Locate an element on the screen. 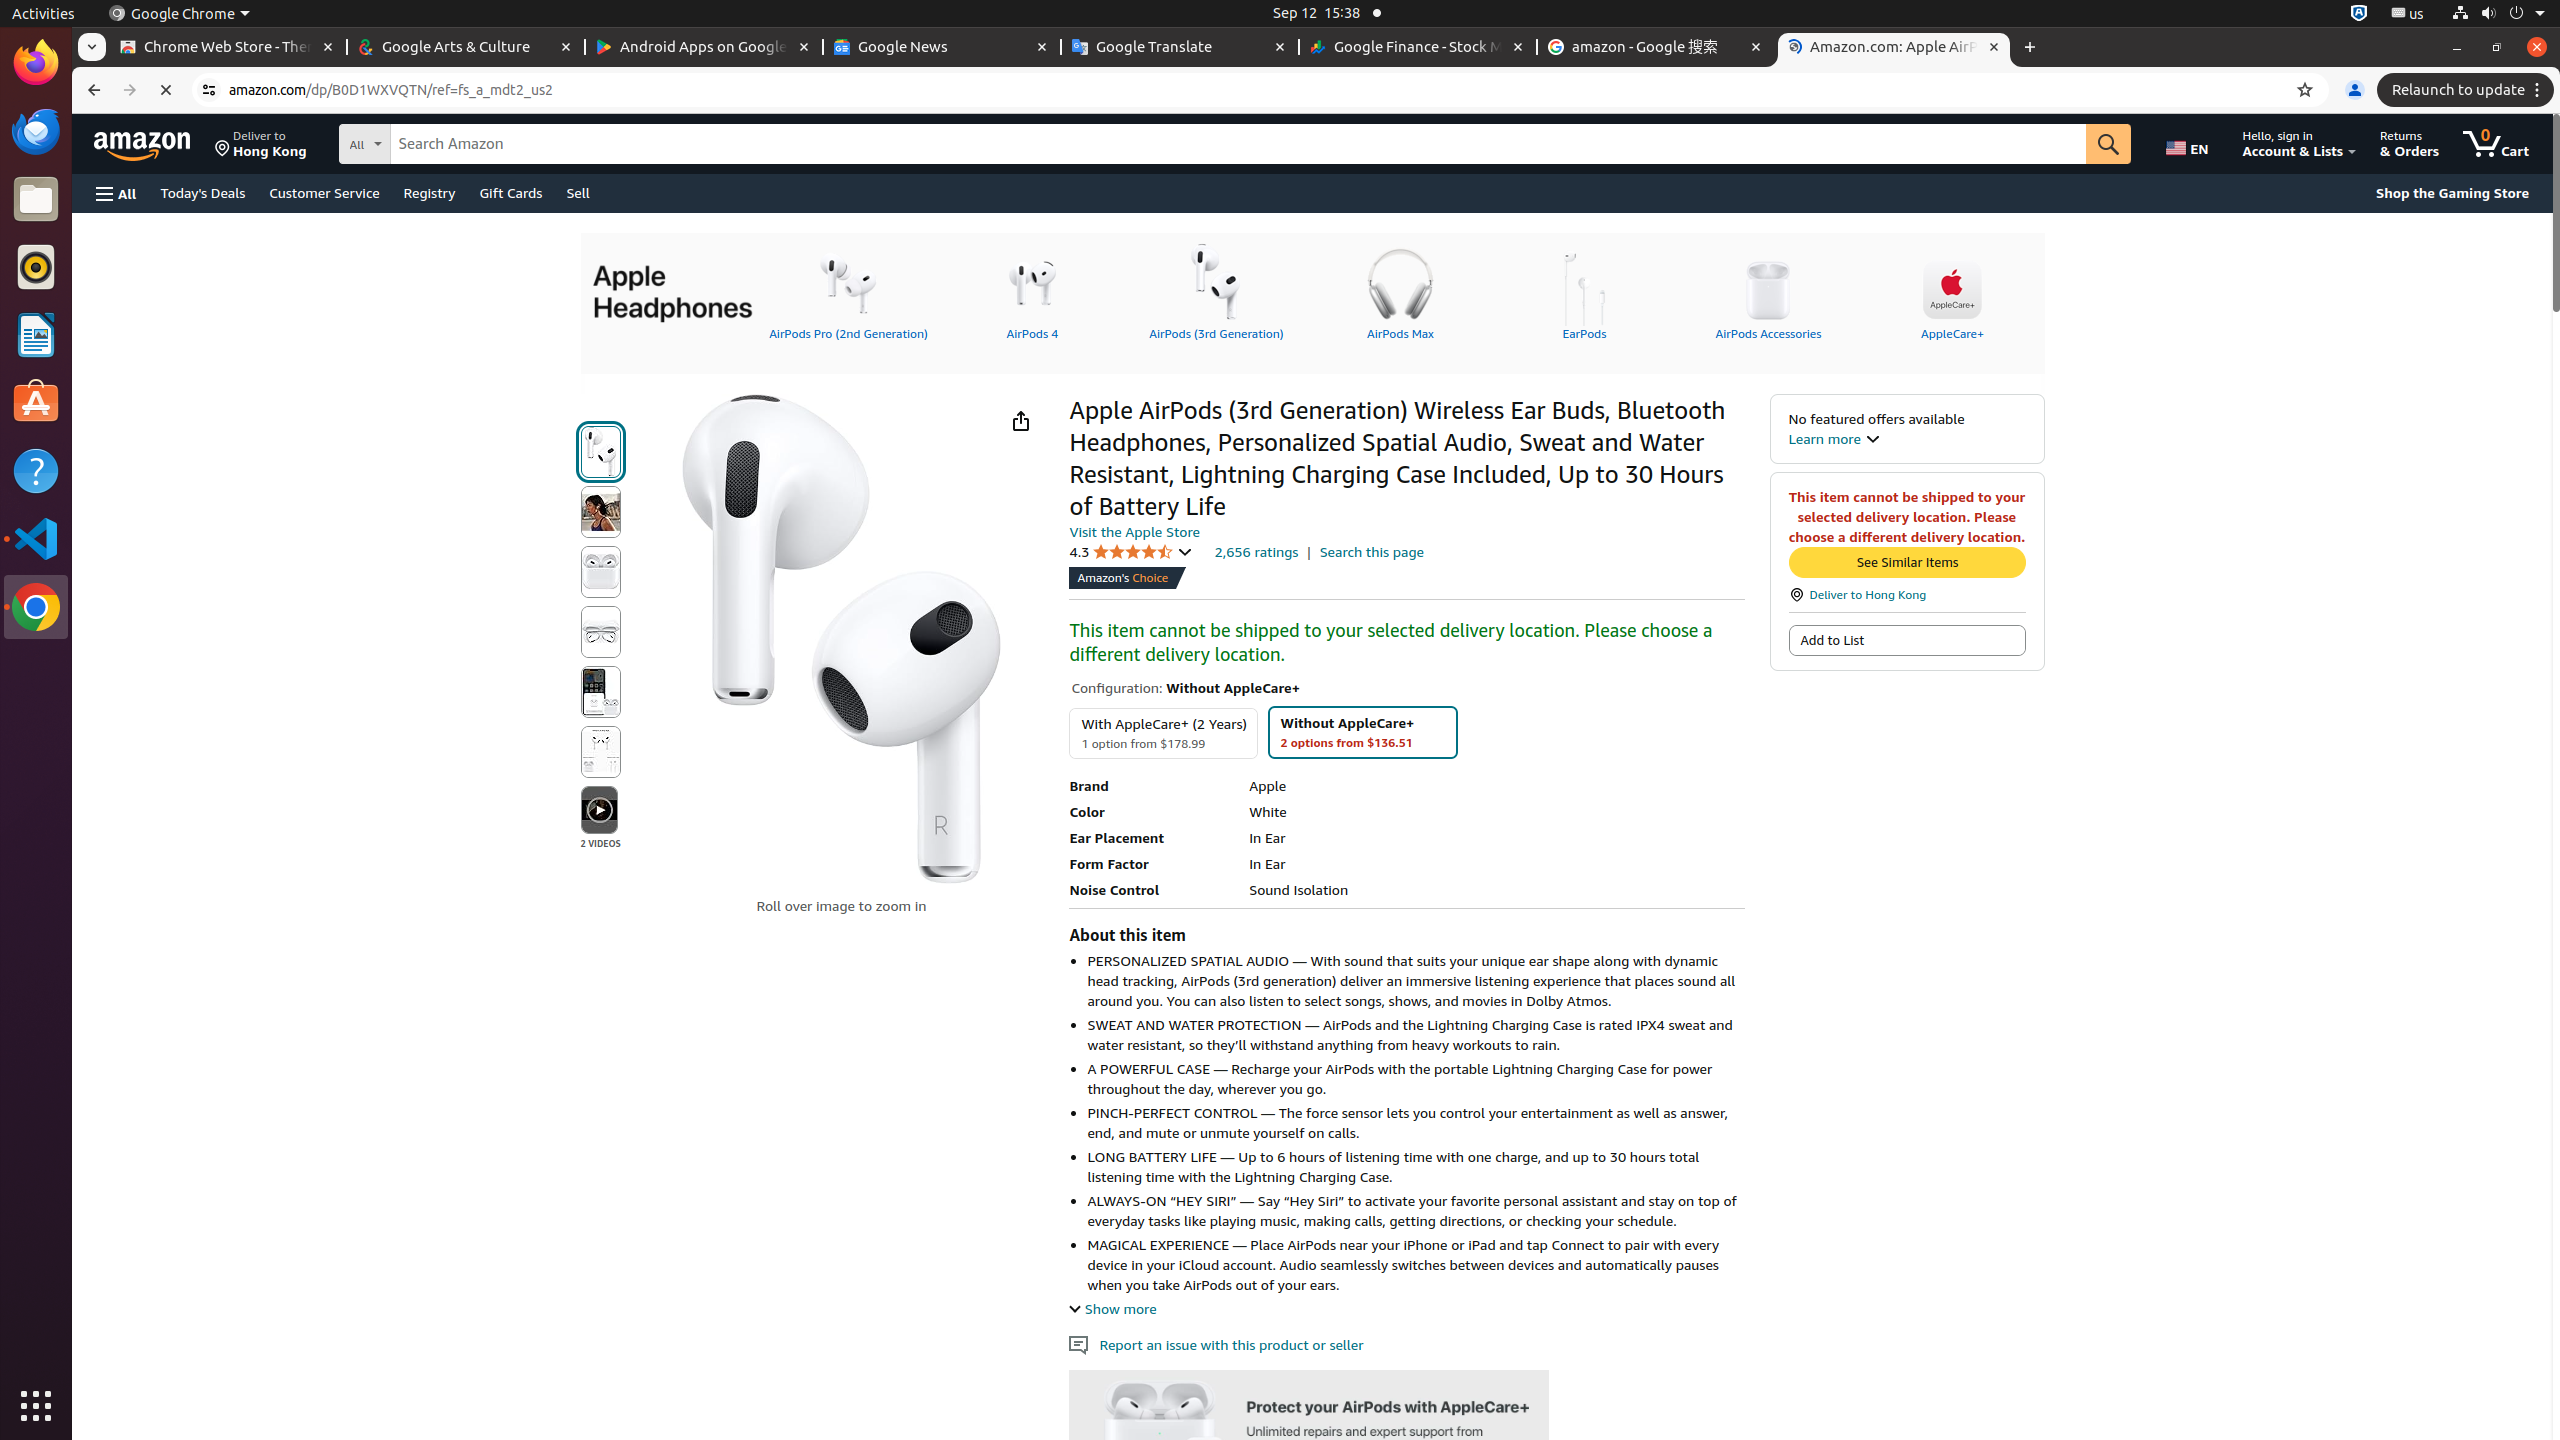  'AirPods 4' is located at coordinates (1031, 291).